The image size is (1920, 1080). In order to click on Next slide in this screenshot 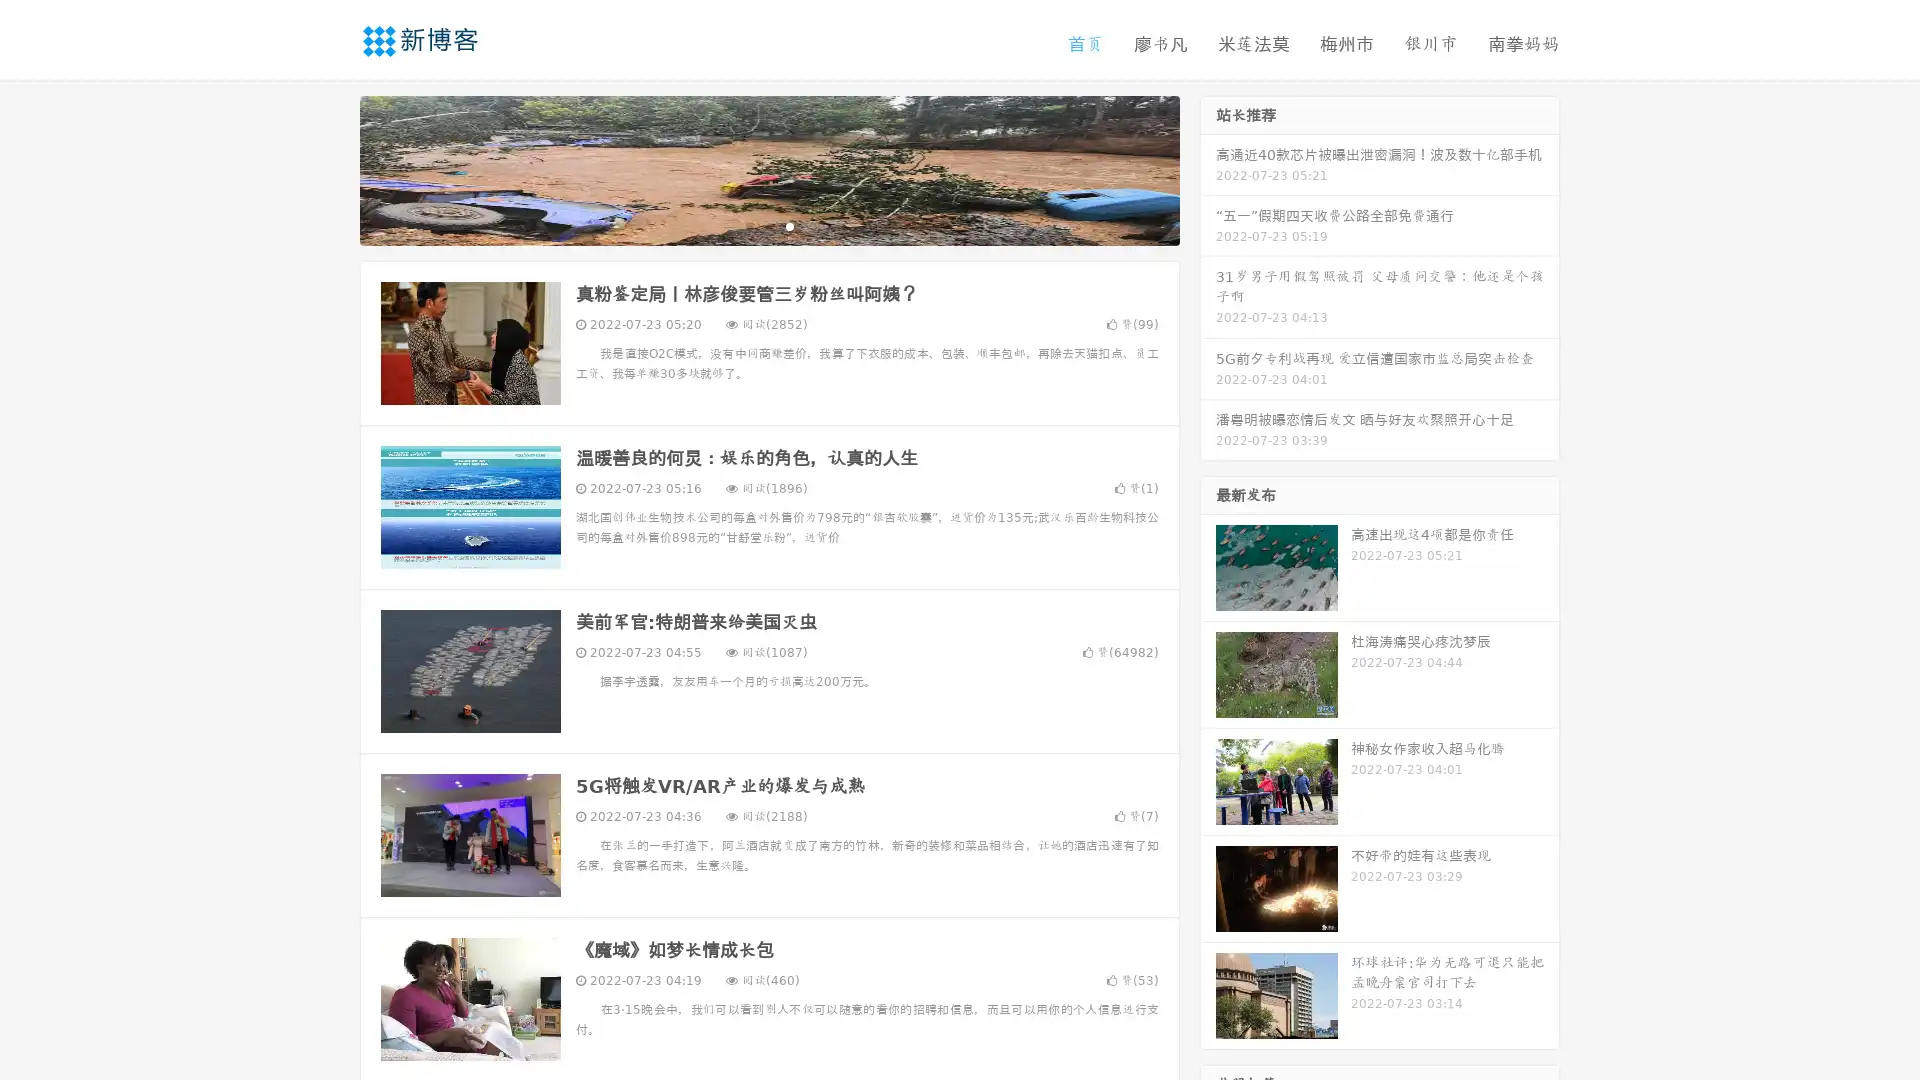, I will do `click(1208, 168)`.